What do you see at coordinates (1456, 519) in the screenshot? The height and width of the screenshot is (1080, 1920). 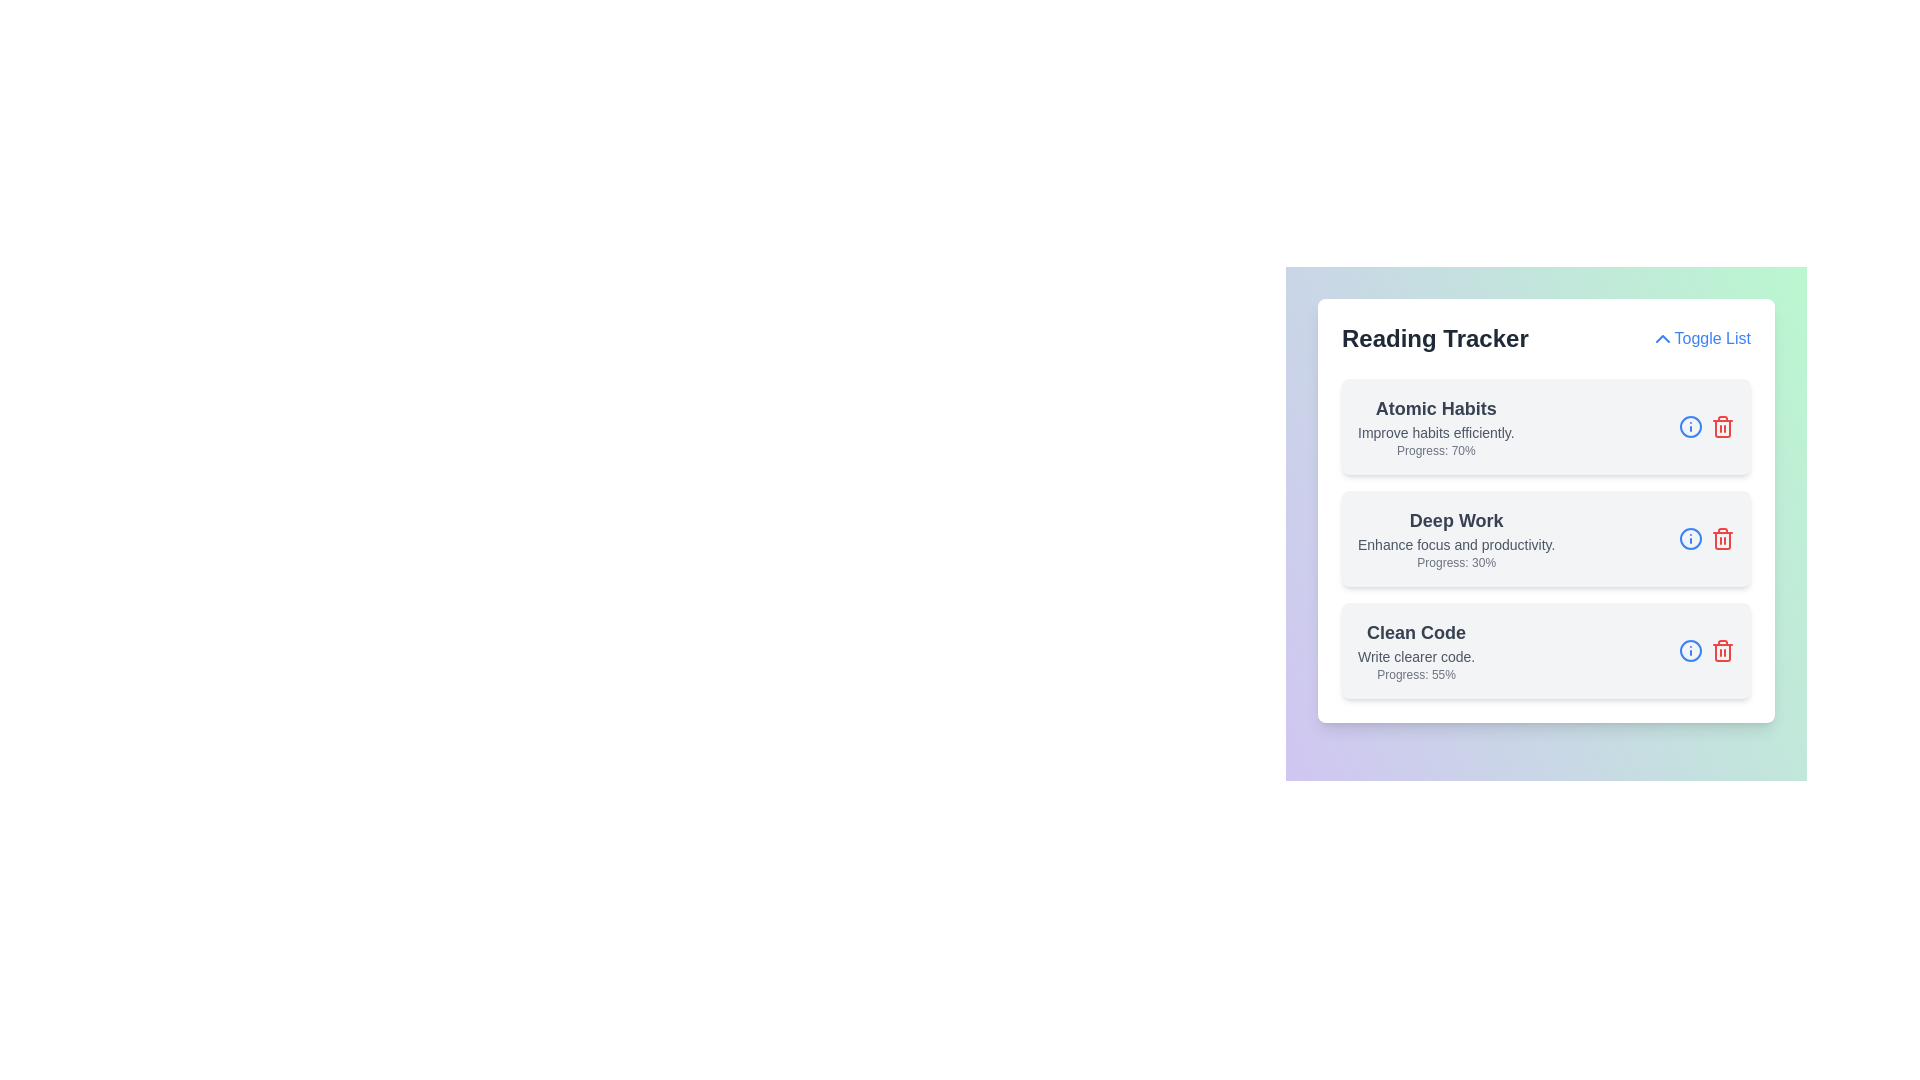 I see `the text label 'Deep Work' which is styled in bold dark gray and is positioned at the top center of the list item card` at bounding box center [1456, 519].